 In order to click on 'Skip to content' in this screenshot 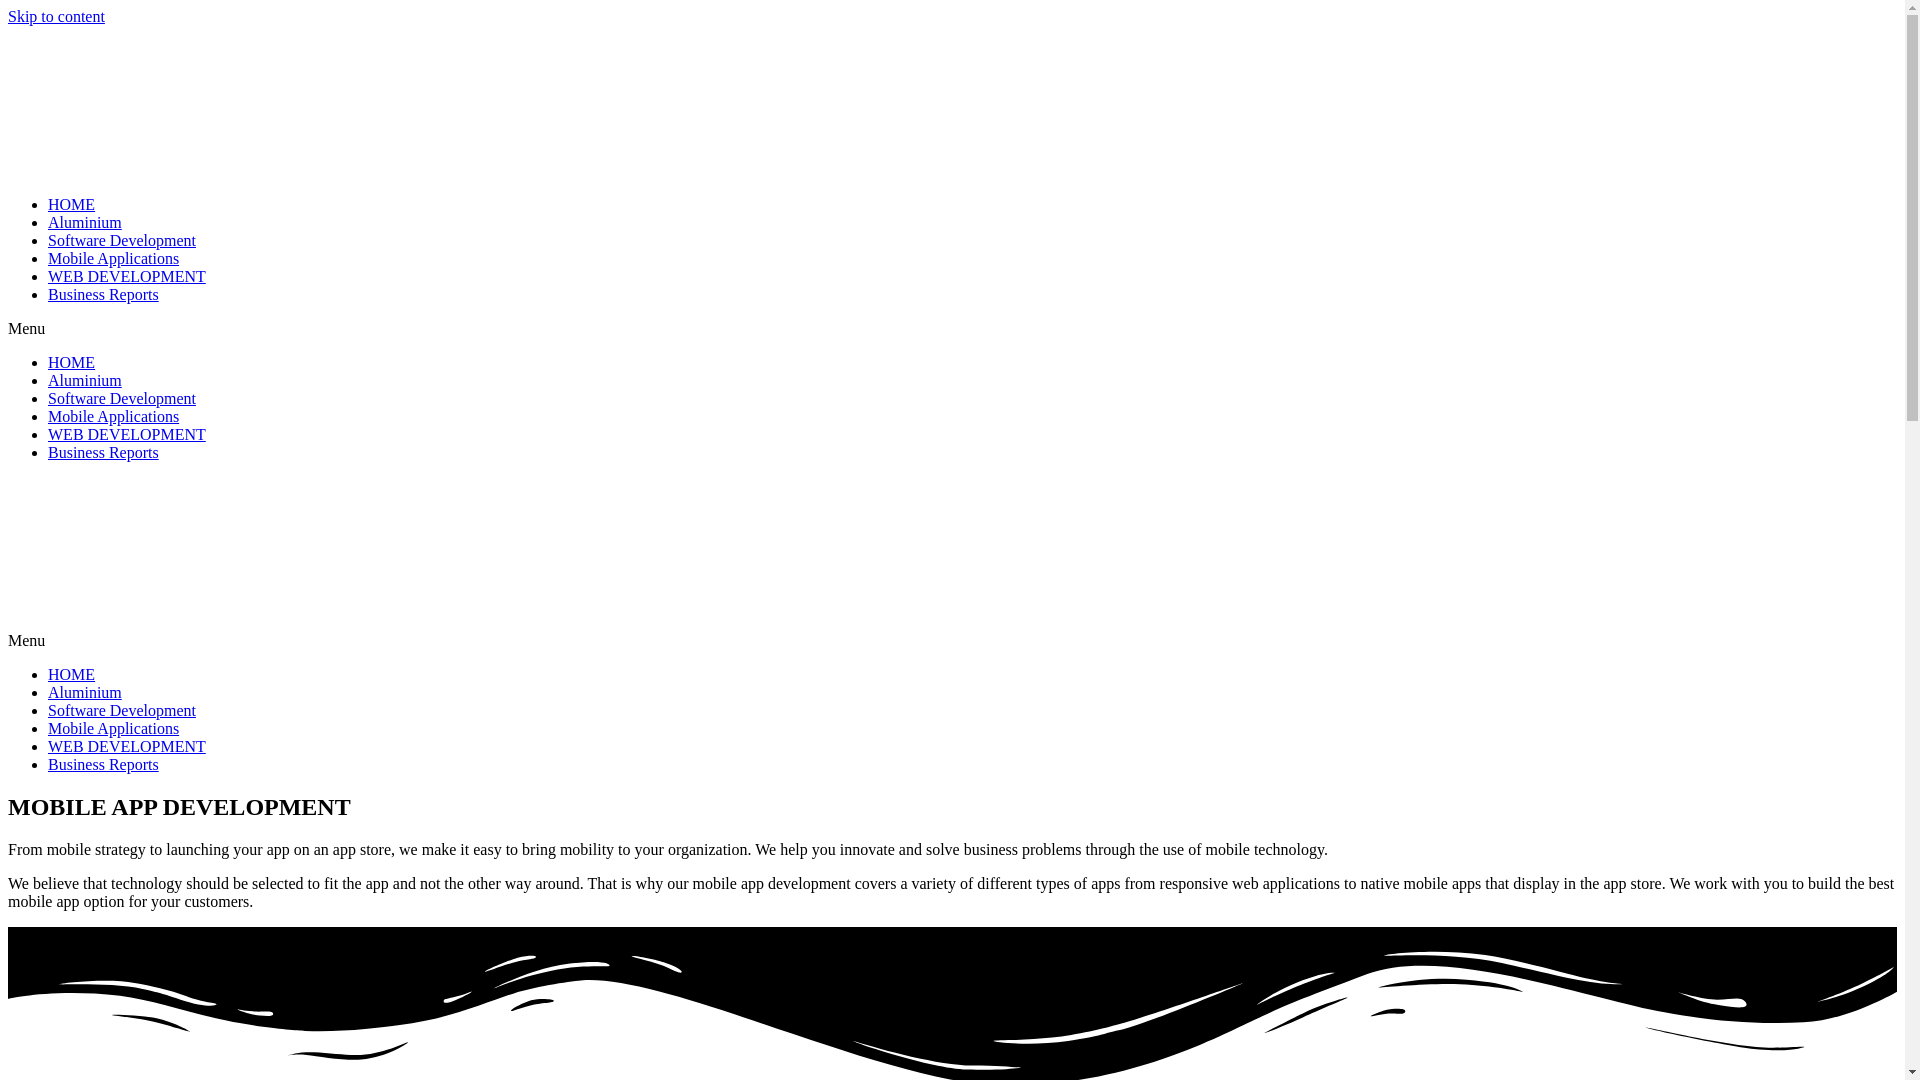, I will do `click(56, 16)`.